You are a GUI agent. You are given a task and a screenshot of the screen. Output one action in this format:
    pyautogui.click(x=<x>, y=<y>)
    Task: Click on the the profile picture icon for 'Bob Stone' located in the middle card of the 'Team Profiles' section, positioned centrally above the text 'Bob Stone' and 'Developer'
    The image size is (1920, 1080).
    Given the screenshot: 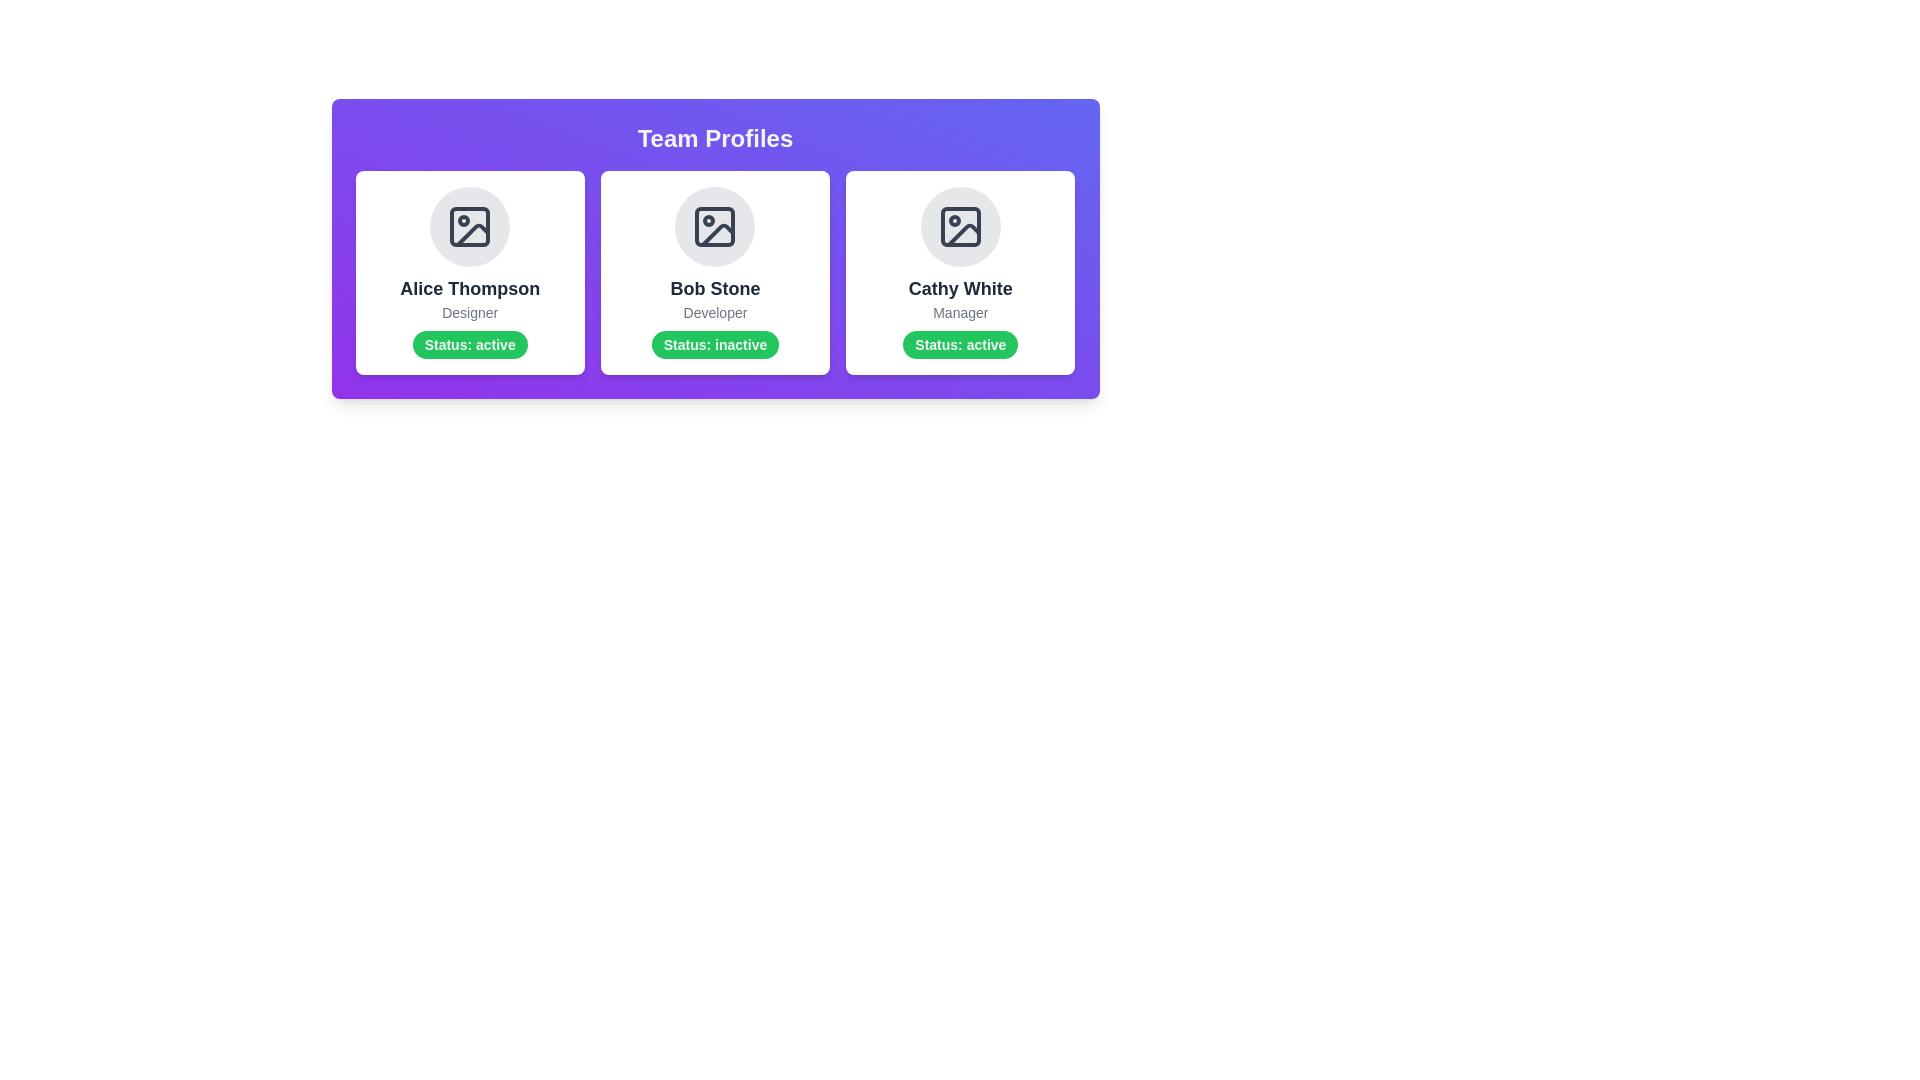 What is the action you would take?
    pyautogui.click(x=718, y=234)
    